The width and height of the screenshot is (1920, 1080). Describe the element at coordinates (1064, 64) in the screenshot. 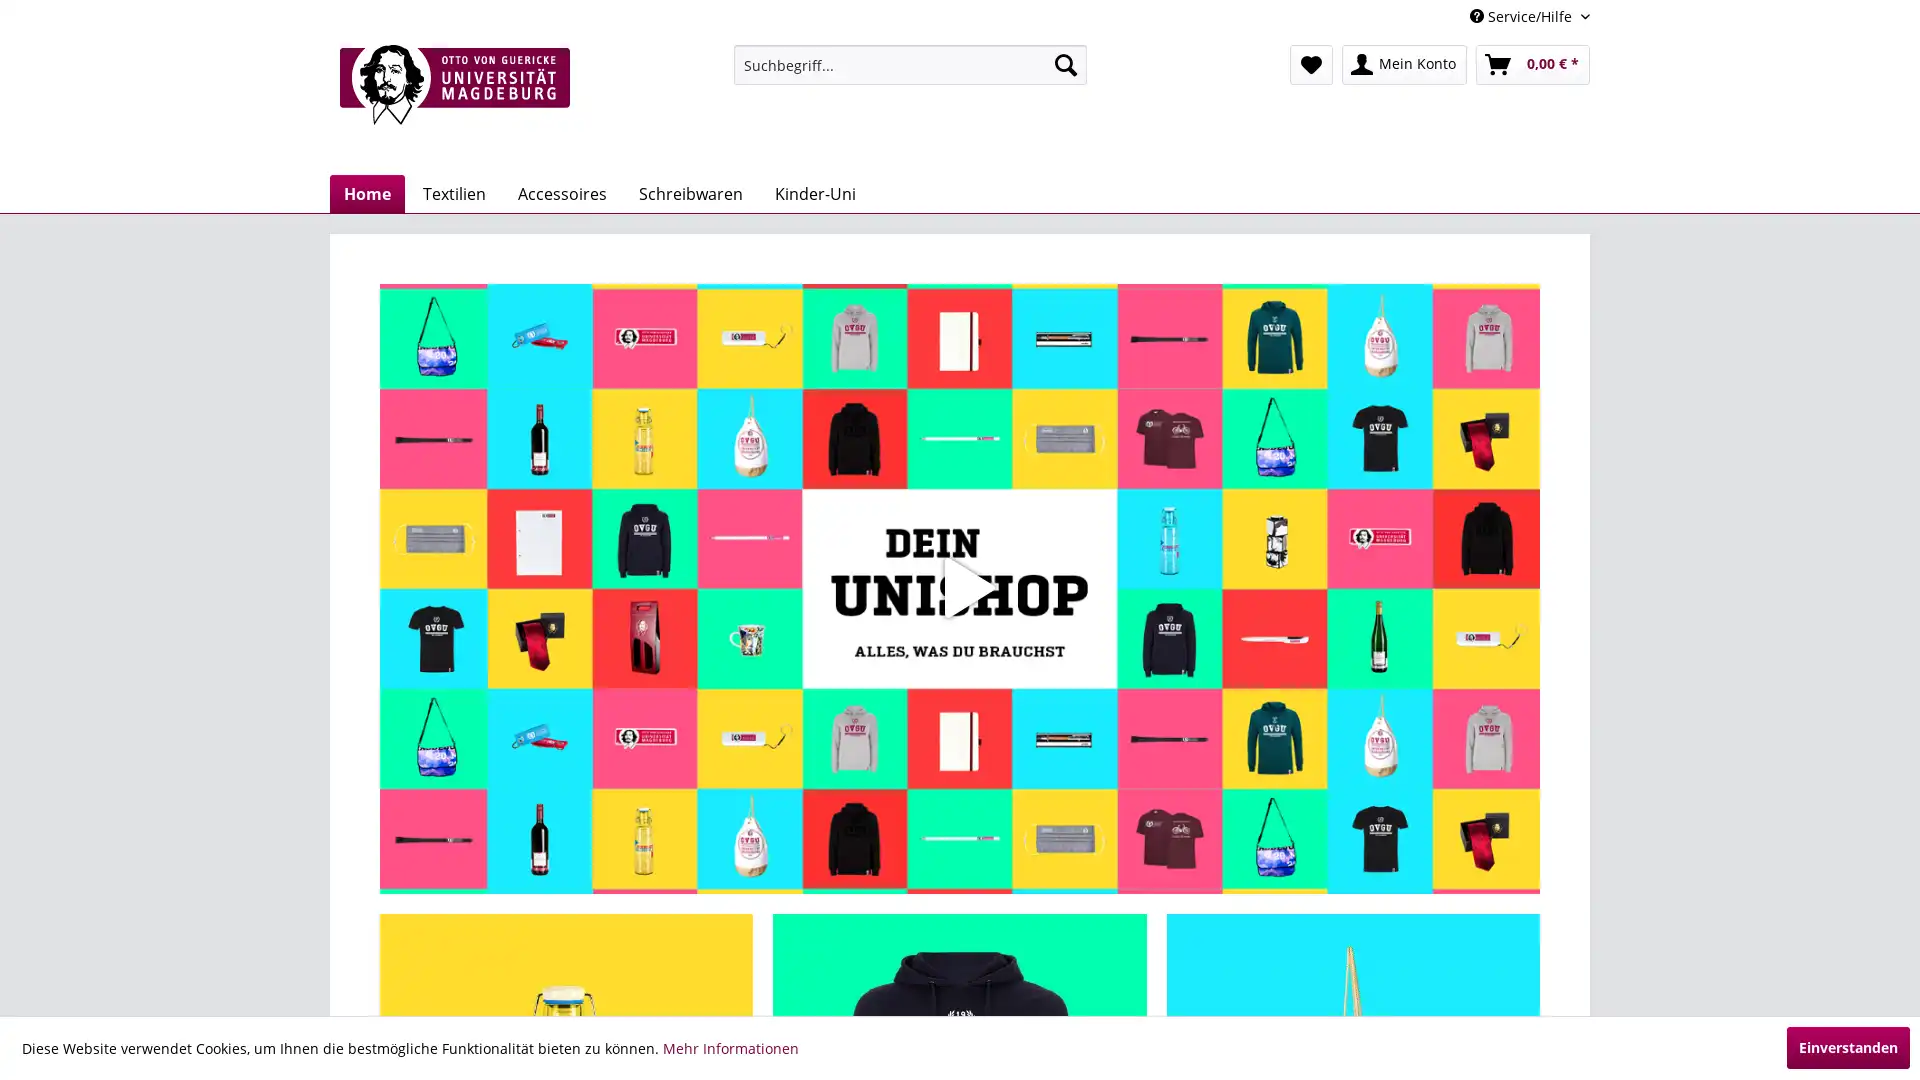

I see `Suchen` at that location.